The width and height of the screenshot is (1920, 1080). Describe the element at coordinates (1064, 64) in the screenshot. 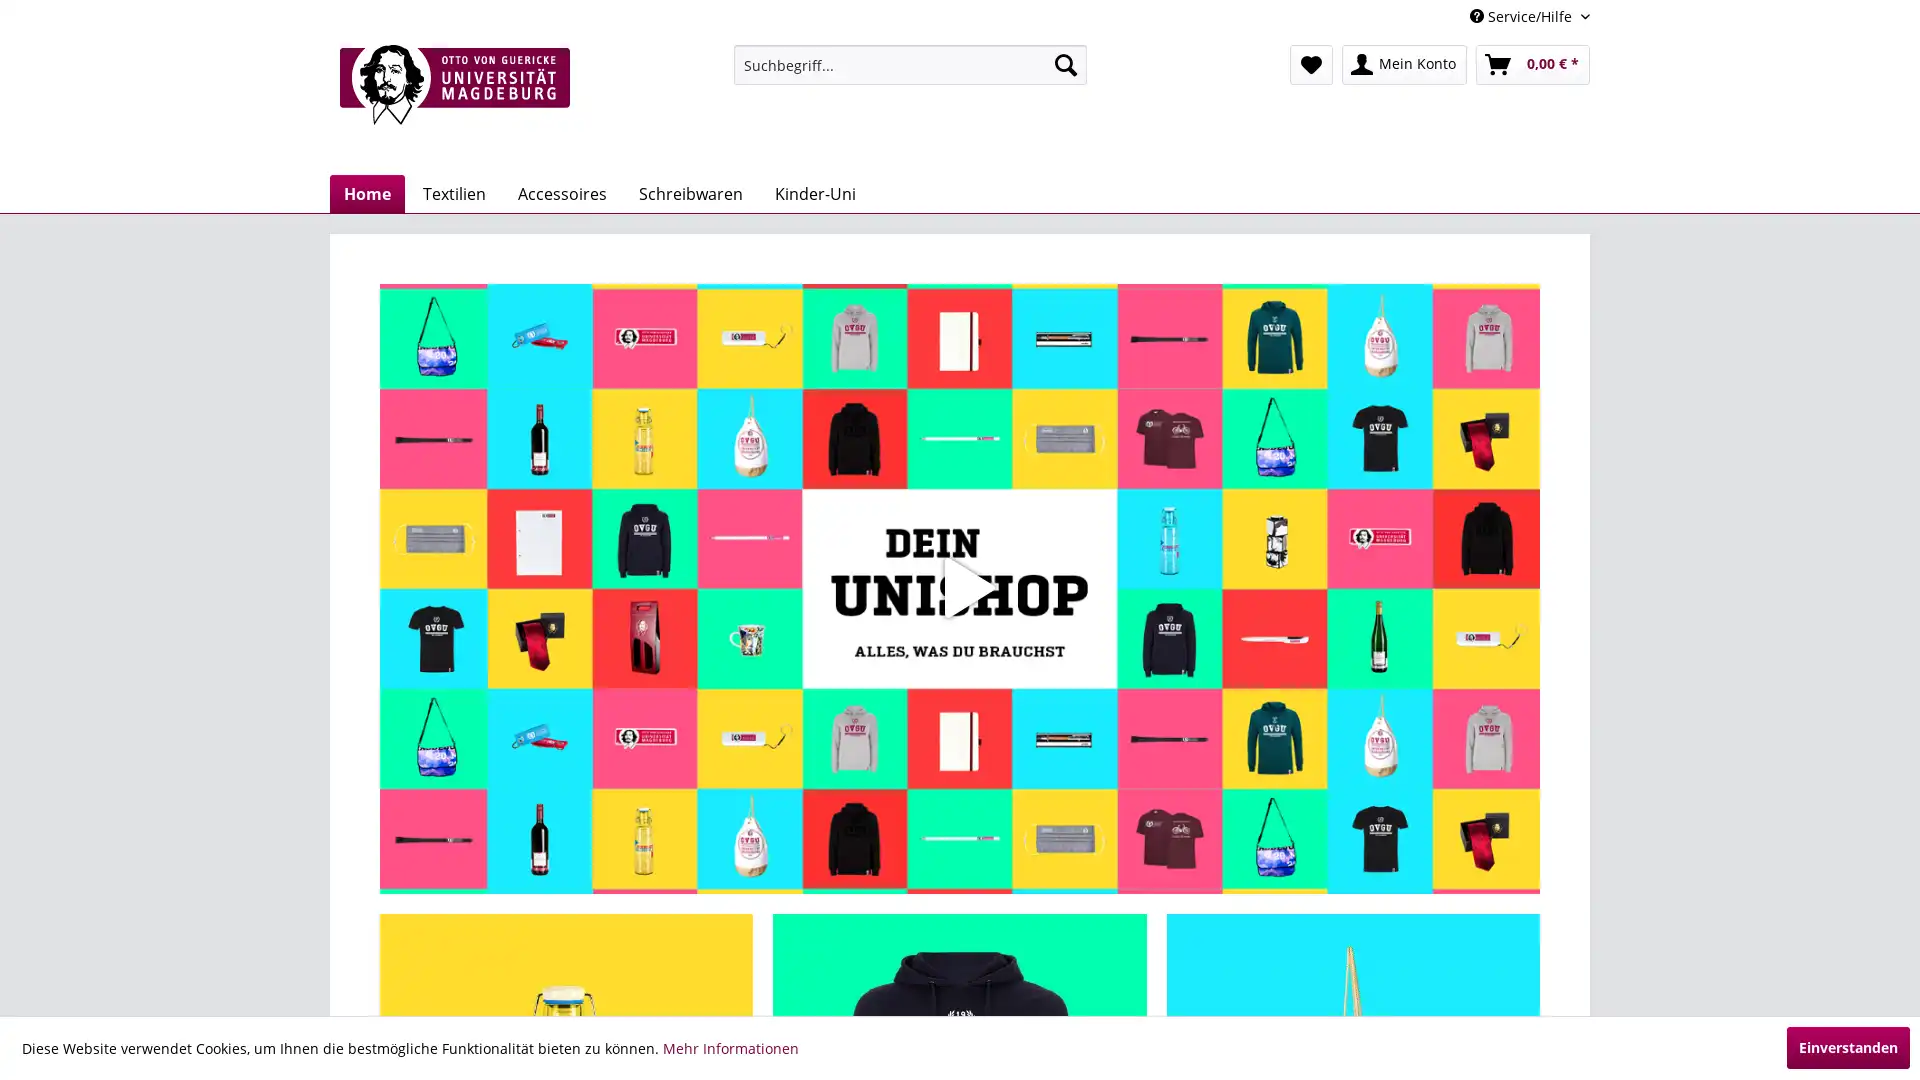

I see `Suchen` at that location.